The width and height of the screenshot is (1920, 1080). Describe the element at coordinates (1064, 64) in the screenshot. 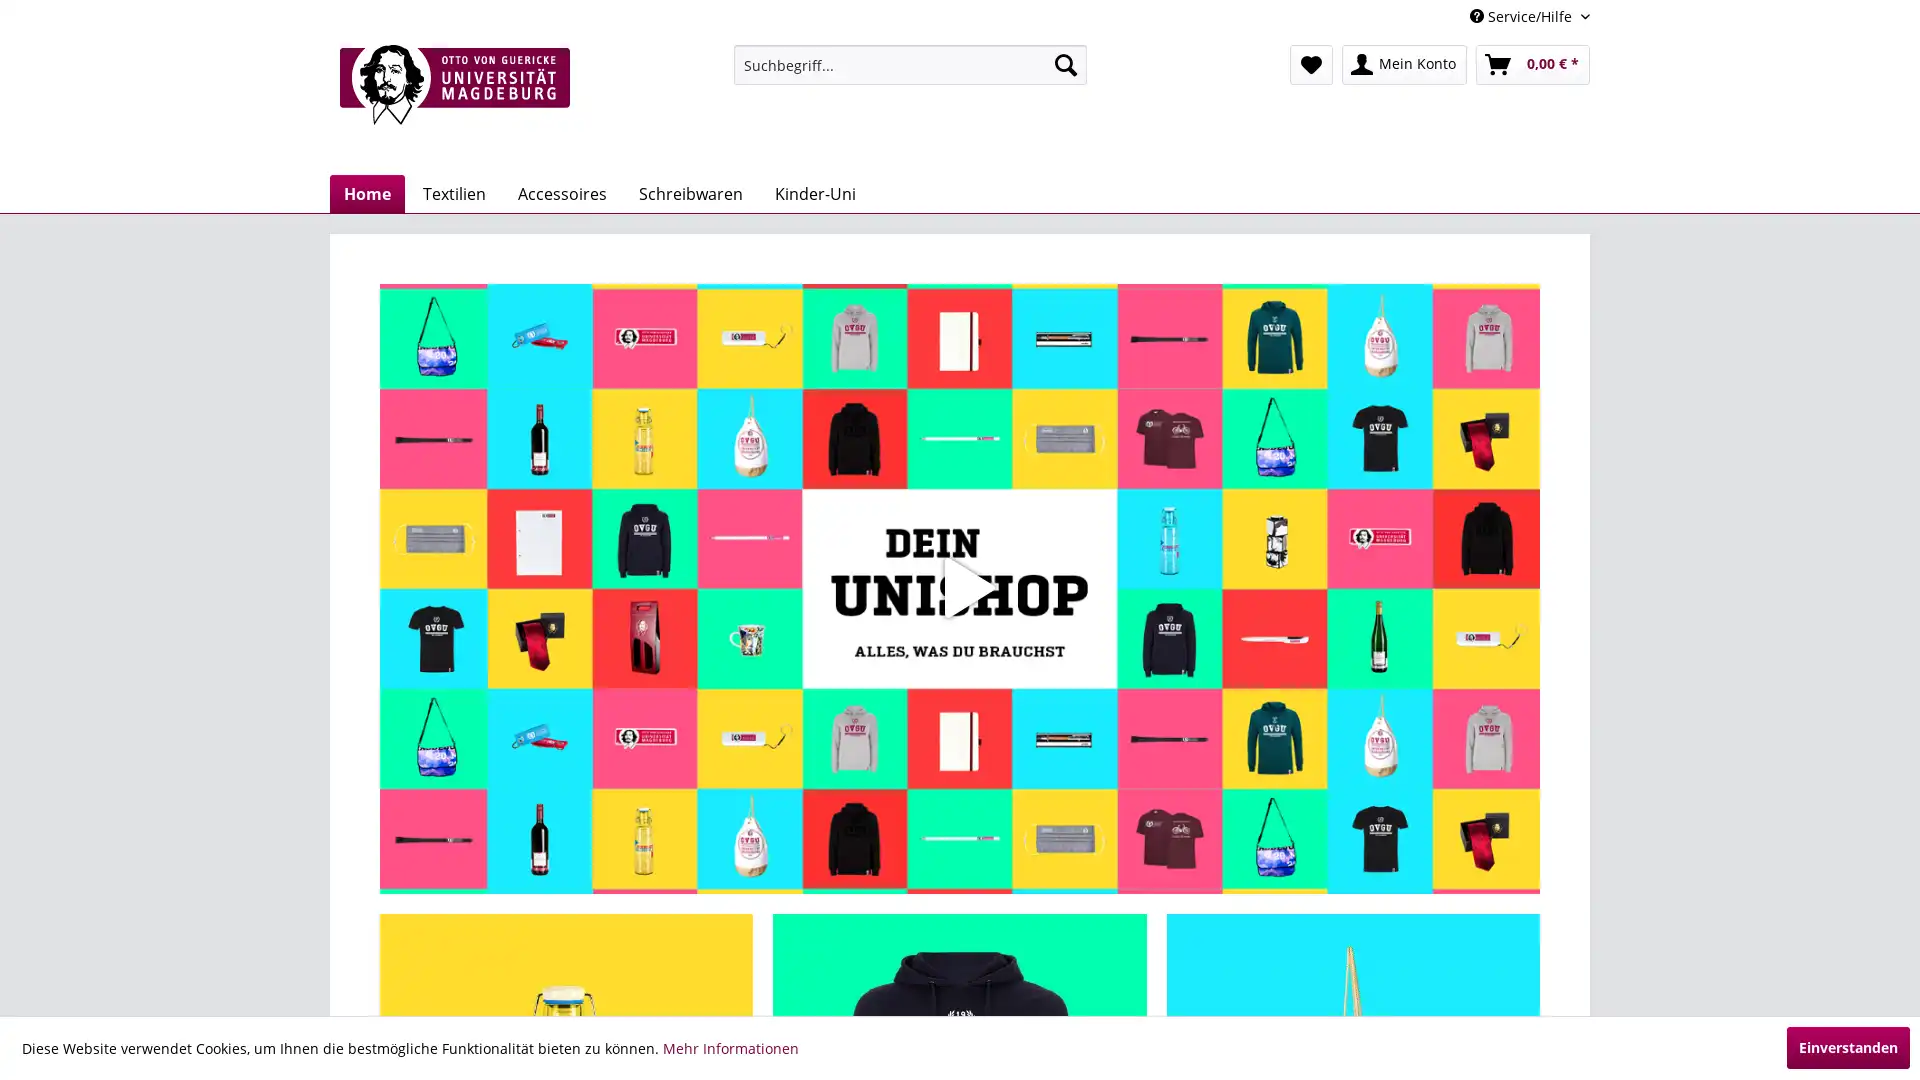

I see `Suchen` at that location.